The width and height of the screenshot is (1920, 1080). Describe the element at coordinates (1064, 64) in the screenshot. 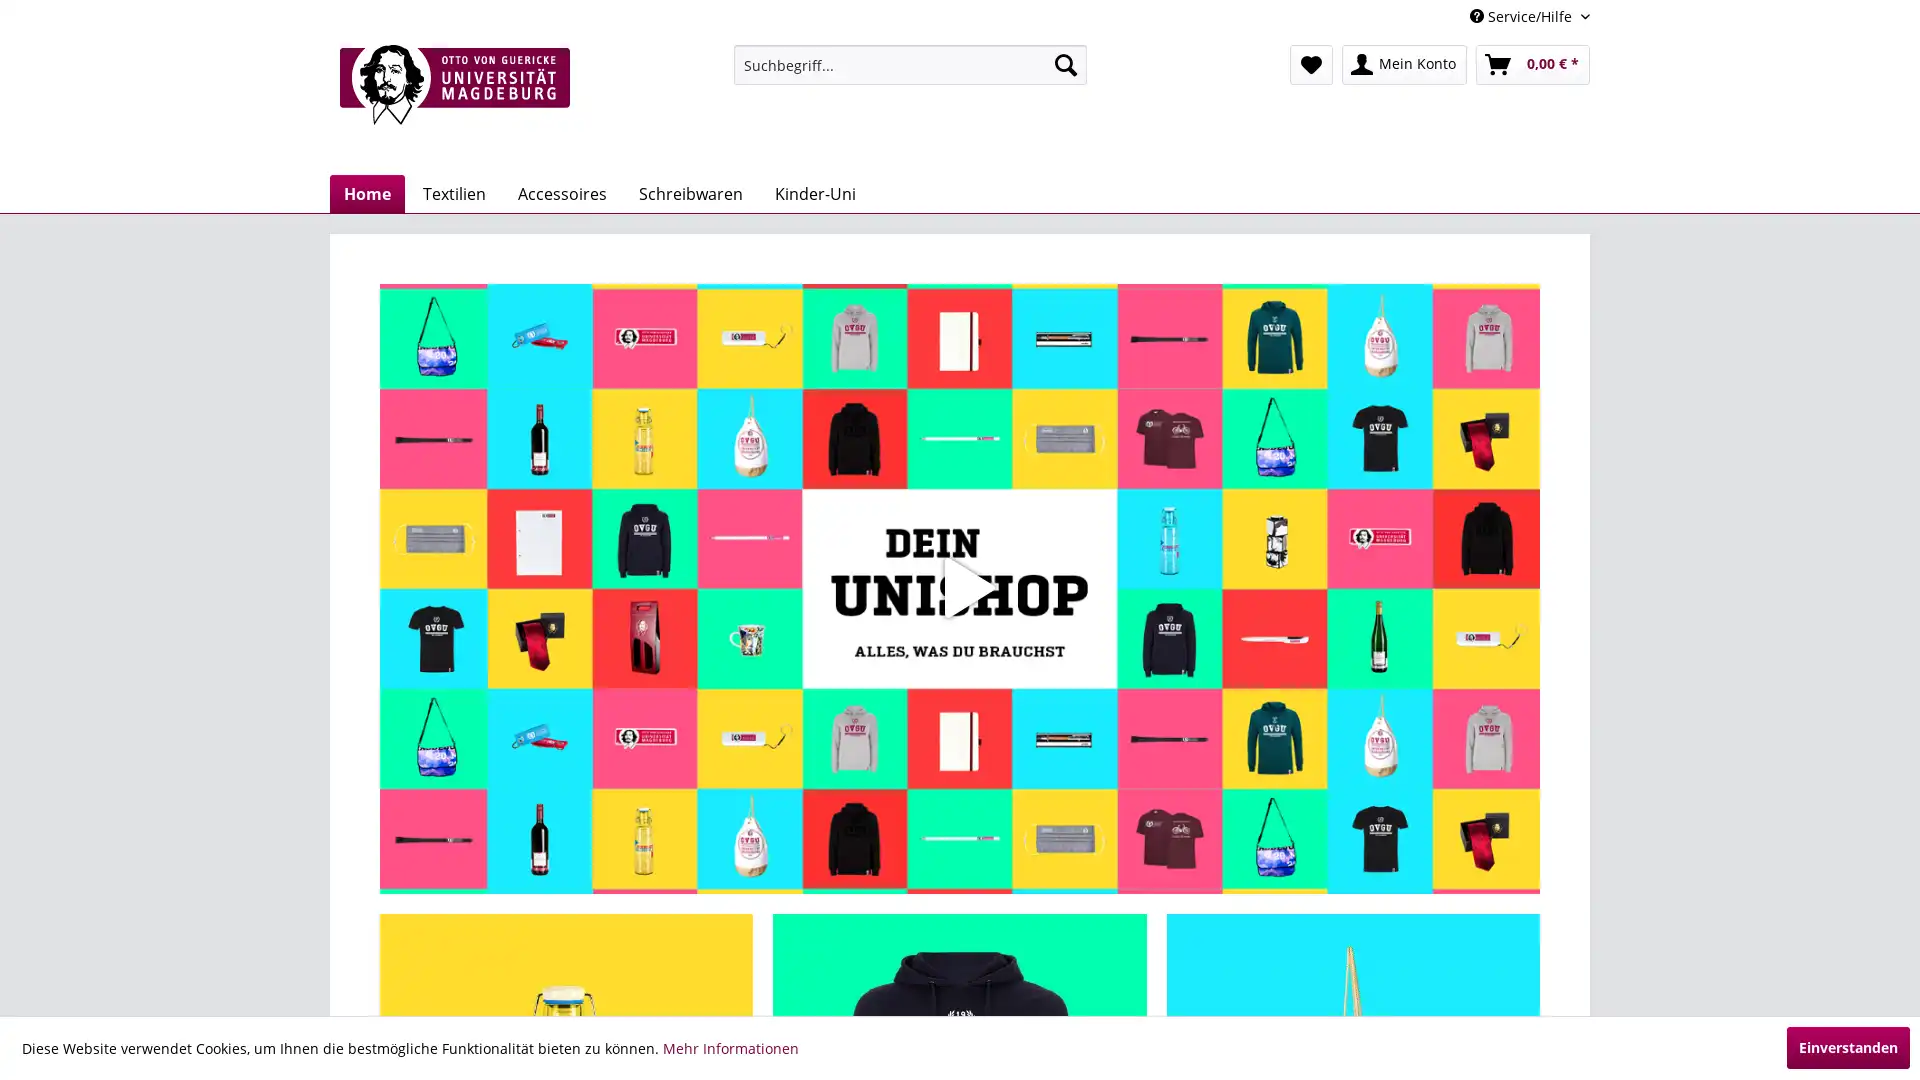

I see `Suchen` at that location.